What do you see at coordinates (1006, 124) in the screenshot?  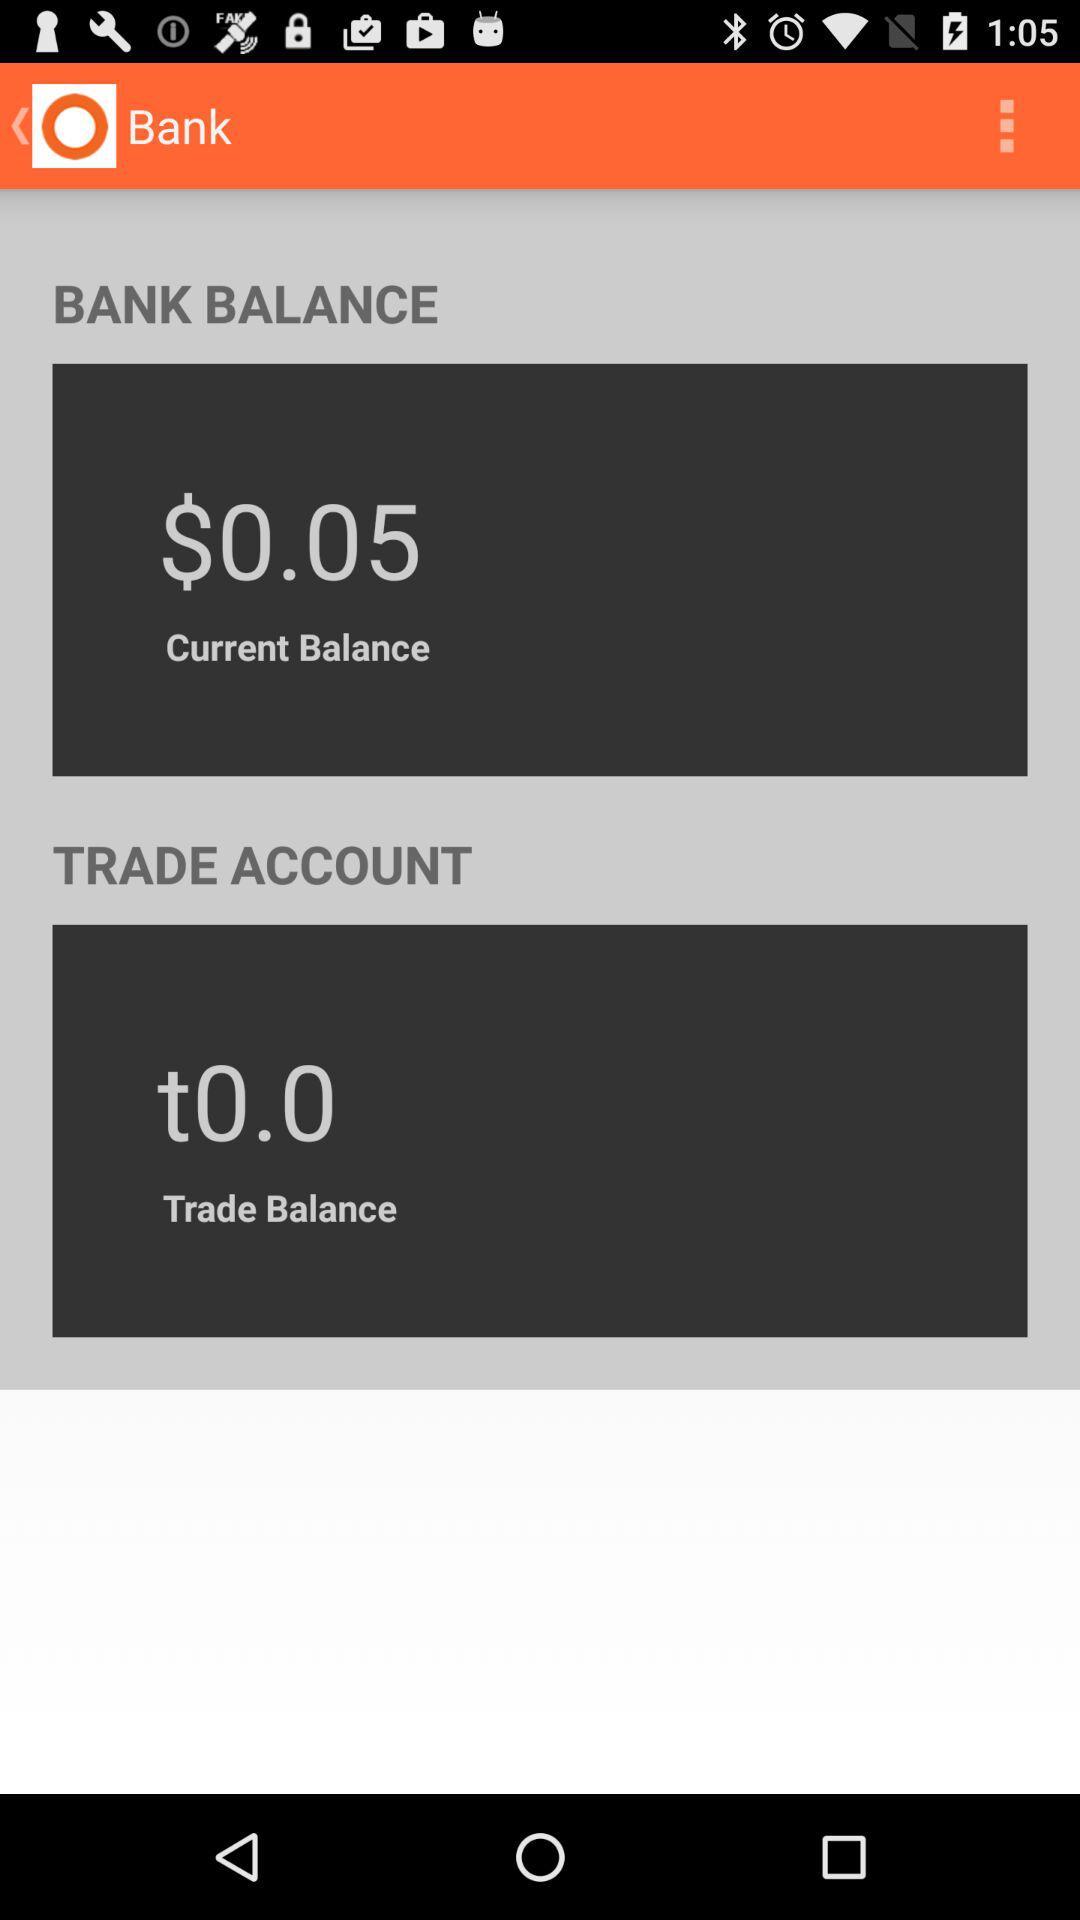 I see `app to the right of the bank item` at bounding box center [1006, 124].